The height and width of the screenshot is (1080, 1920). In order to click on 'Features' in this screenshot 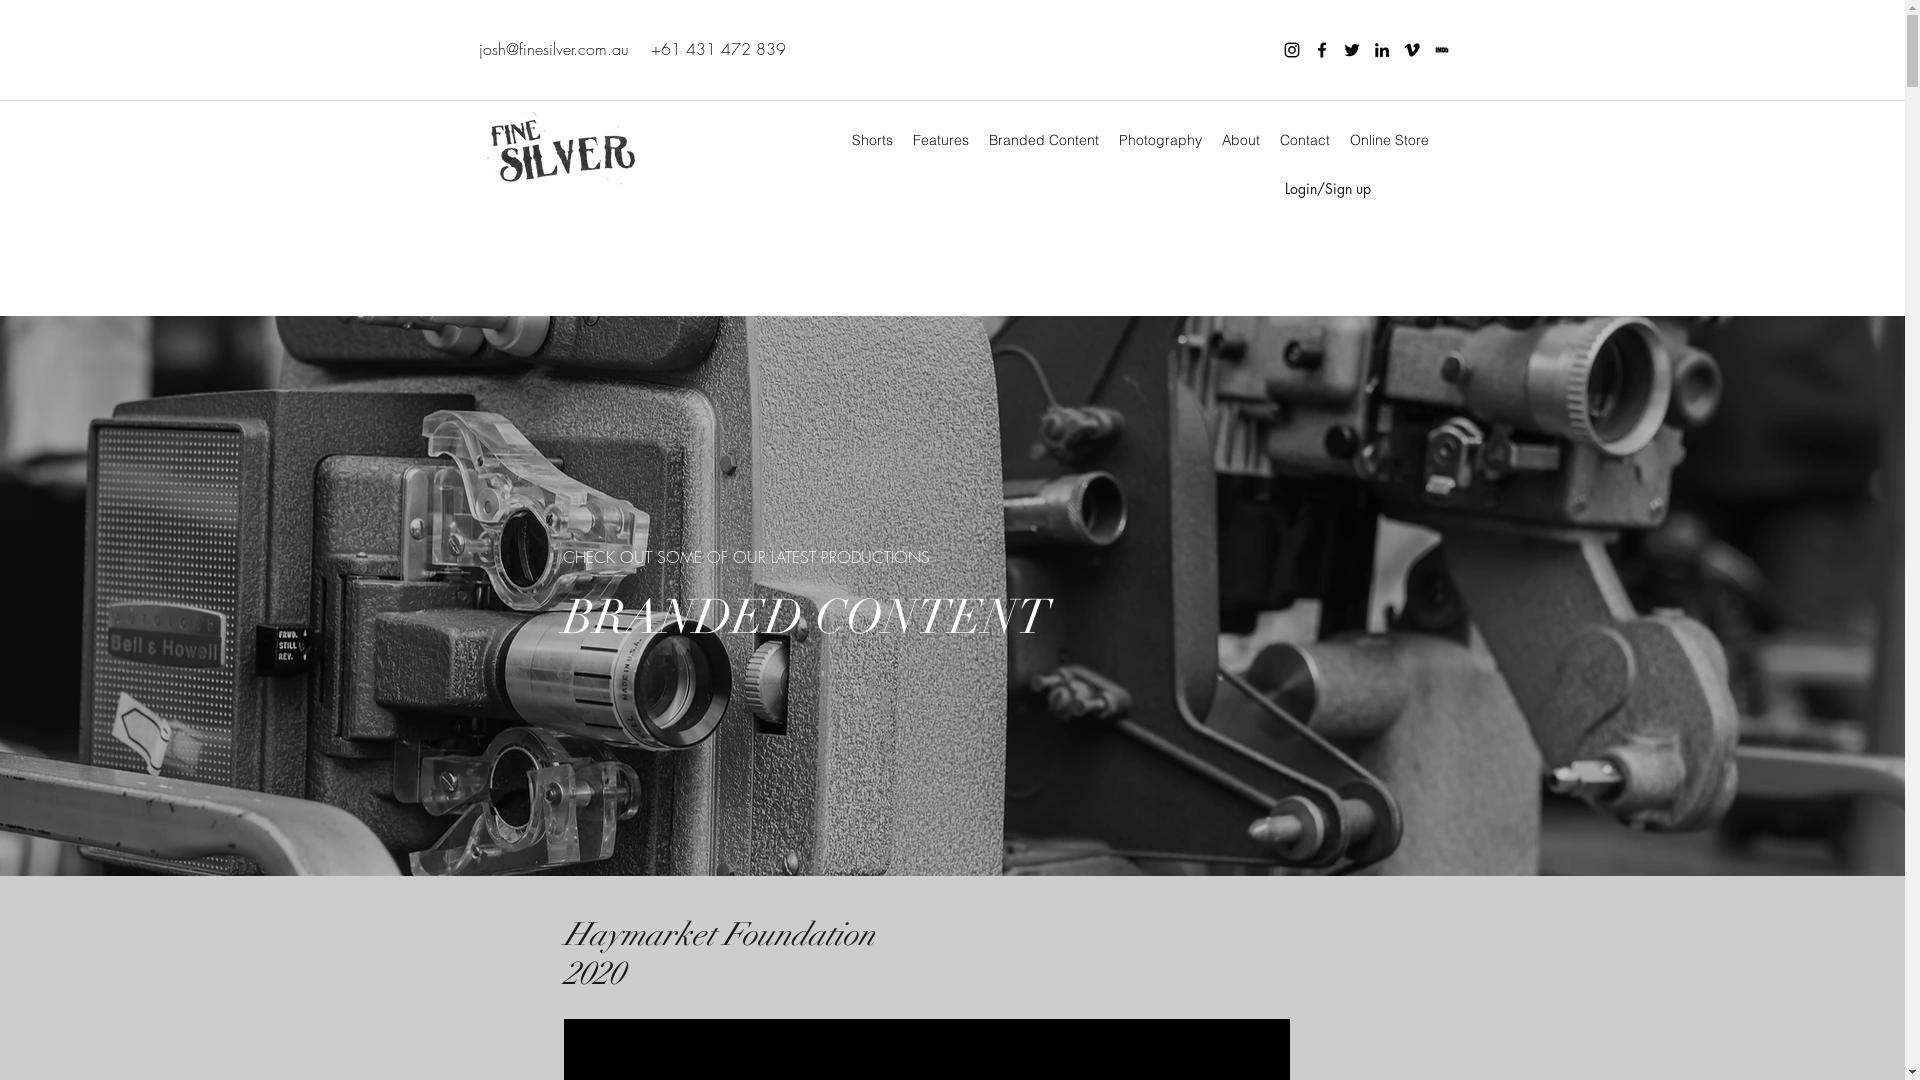, I will do `click(939, 138)`.